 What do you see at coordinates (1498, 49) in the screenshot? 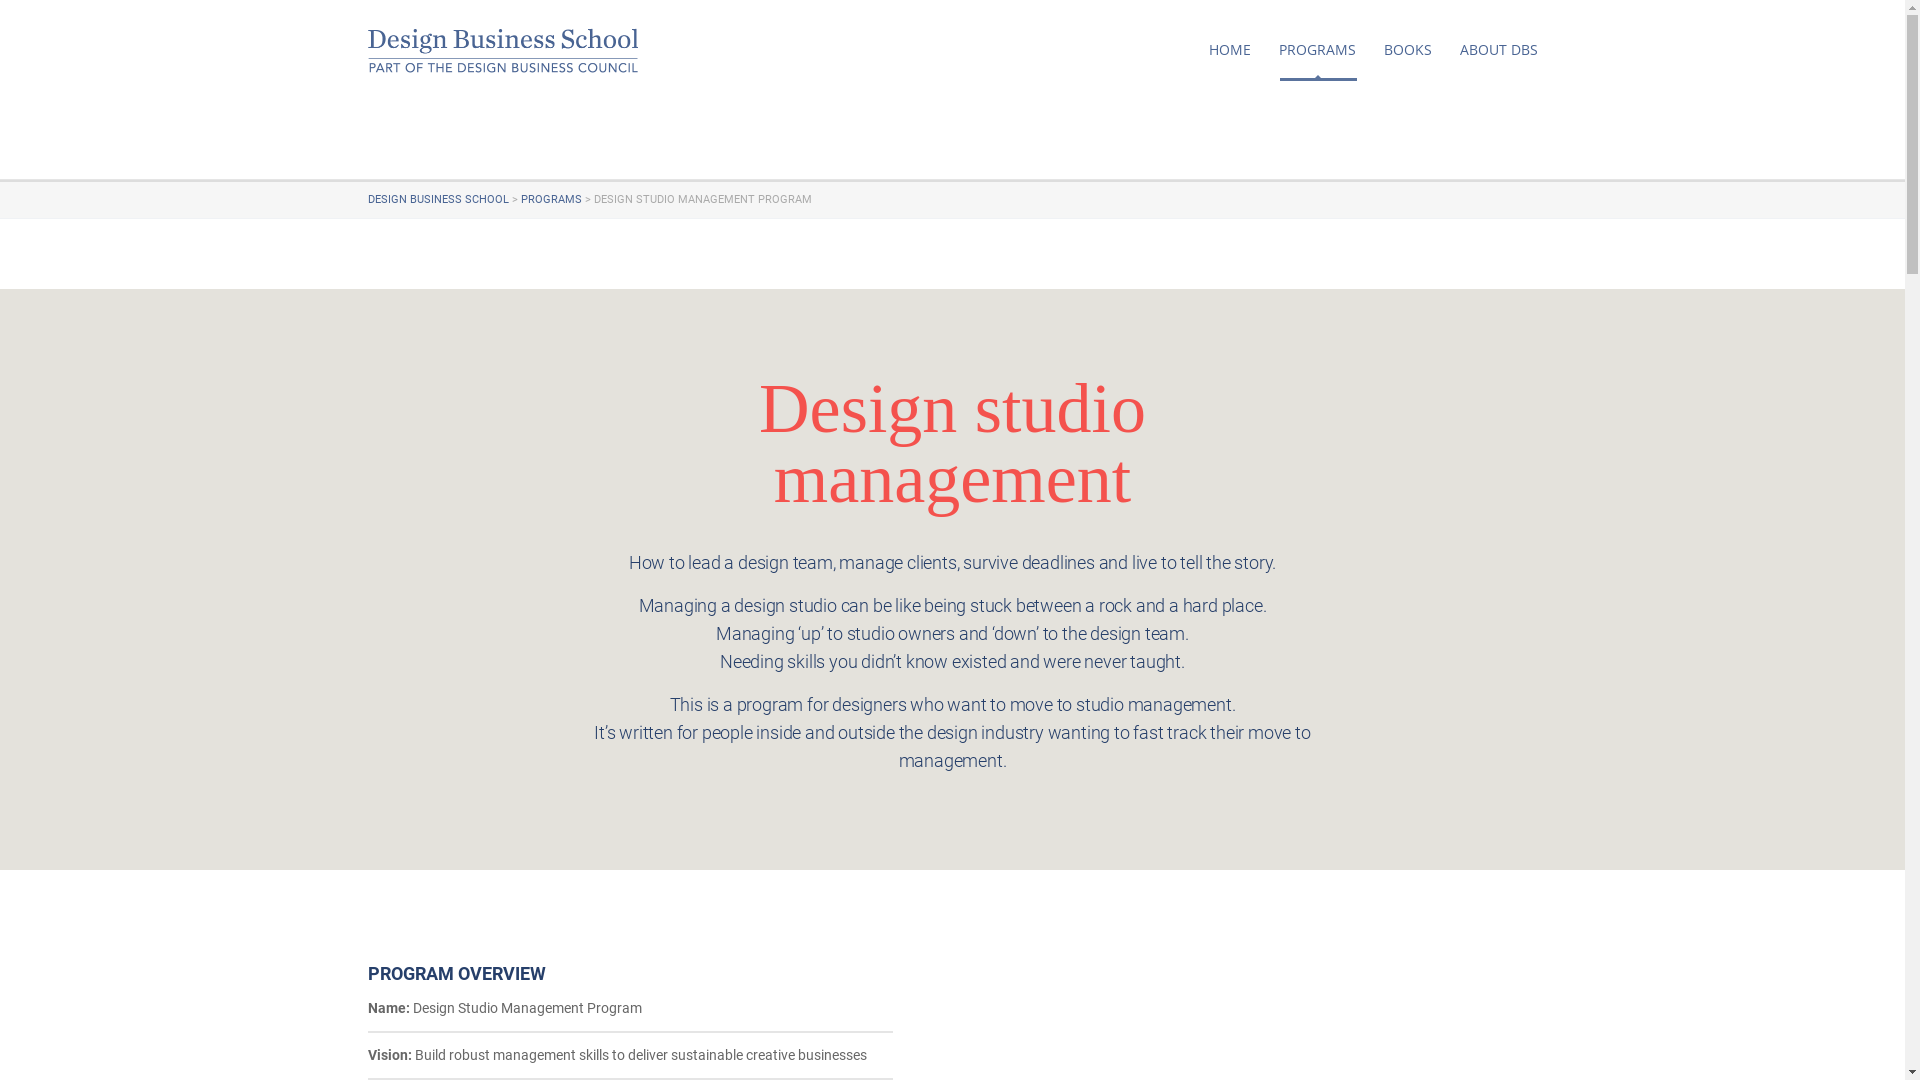
I see `'ABOUT DBS'` at bounding box center [1498, 49].